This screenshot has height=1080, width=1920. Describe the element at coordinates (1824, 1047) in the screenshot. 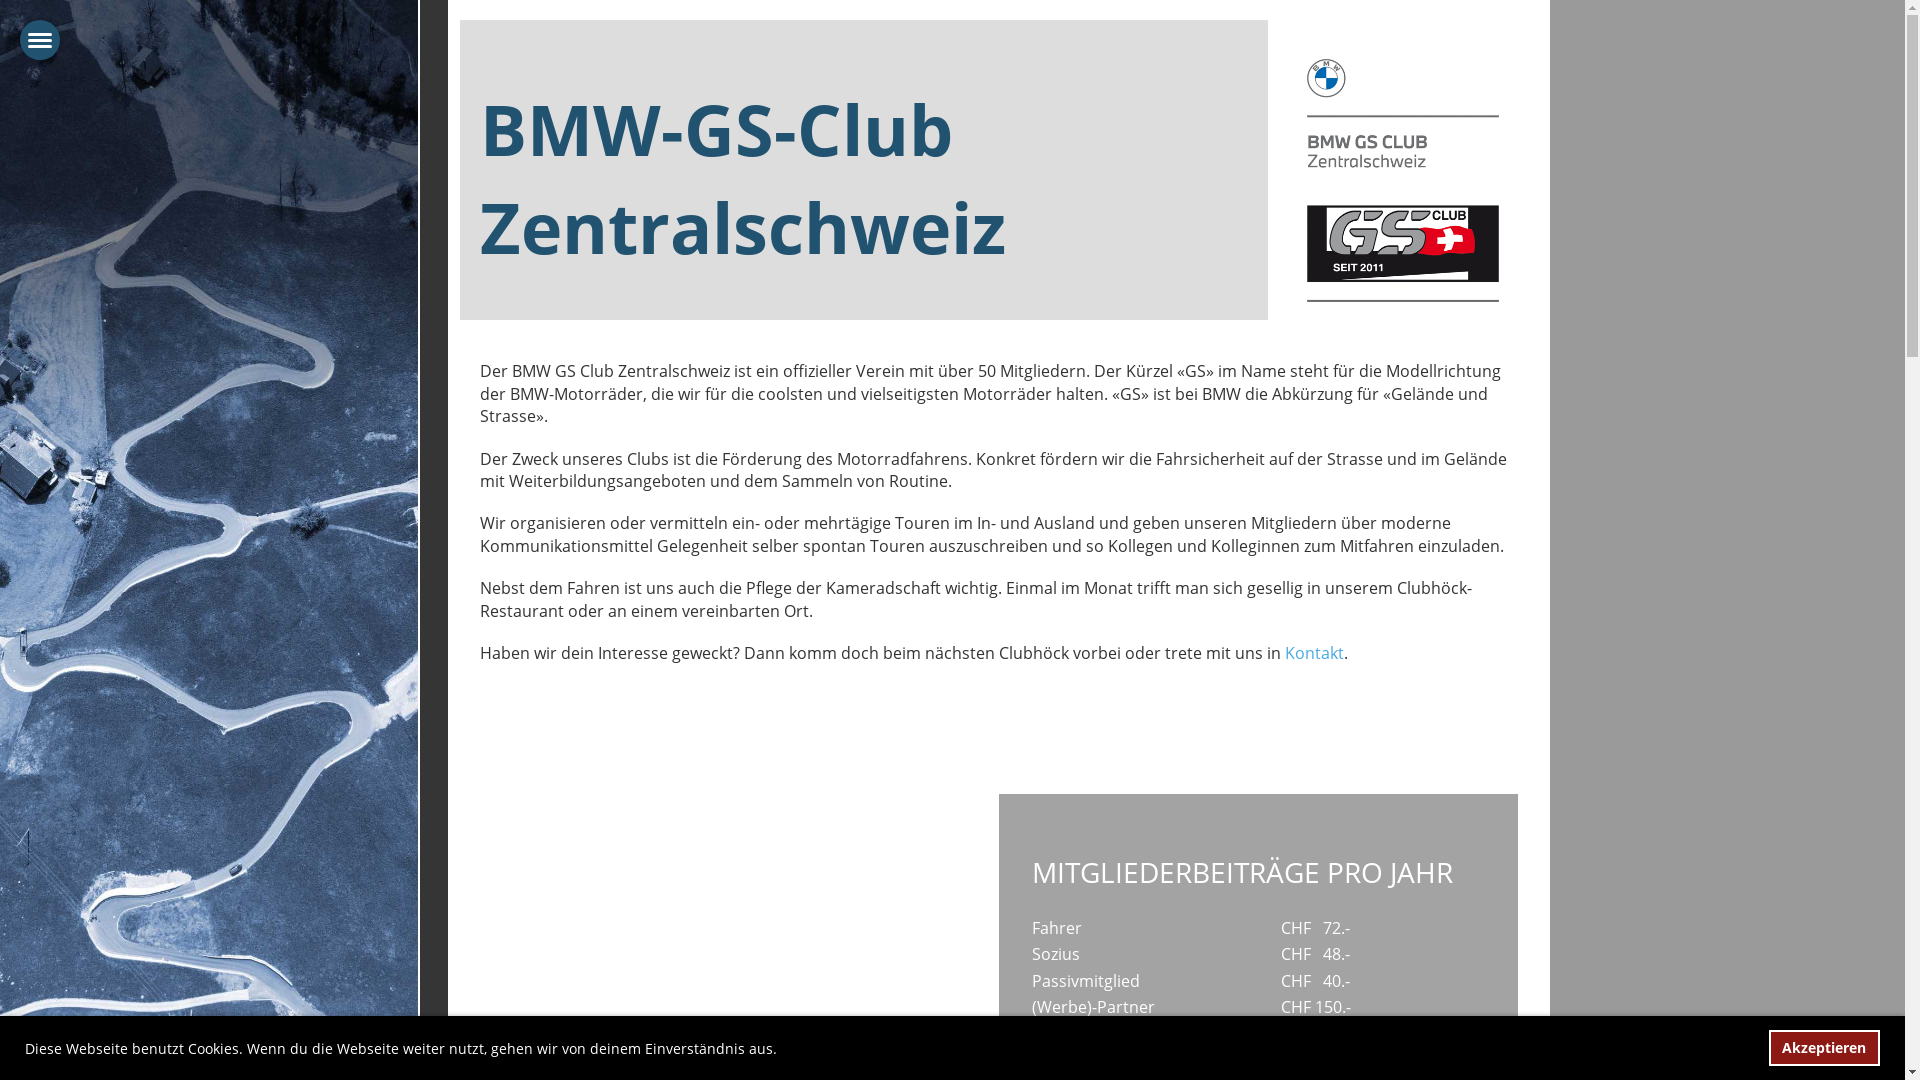

I see `'Akzeptieren'` at that location.